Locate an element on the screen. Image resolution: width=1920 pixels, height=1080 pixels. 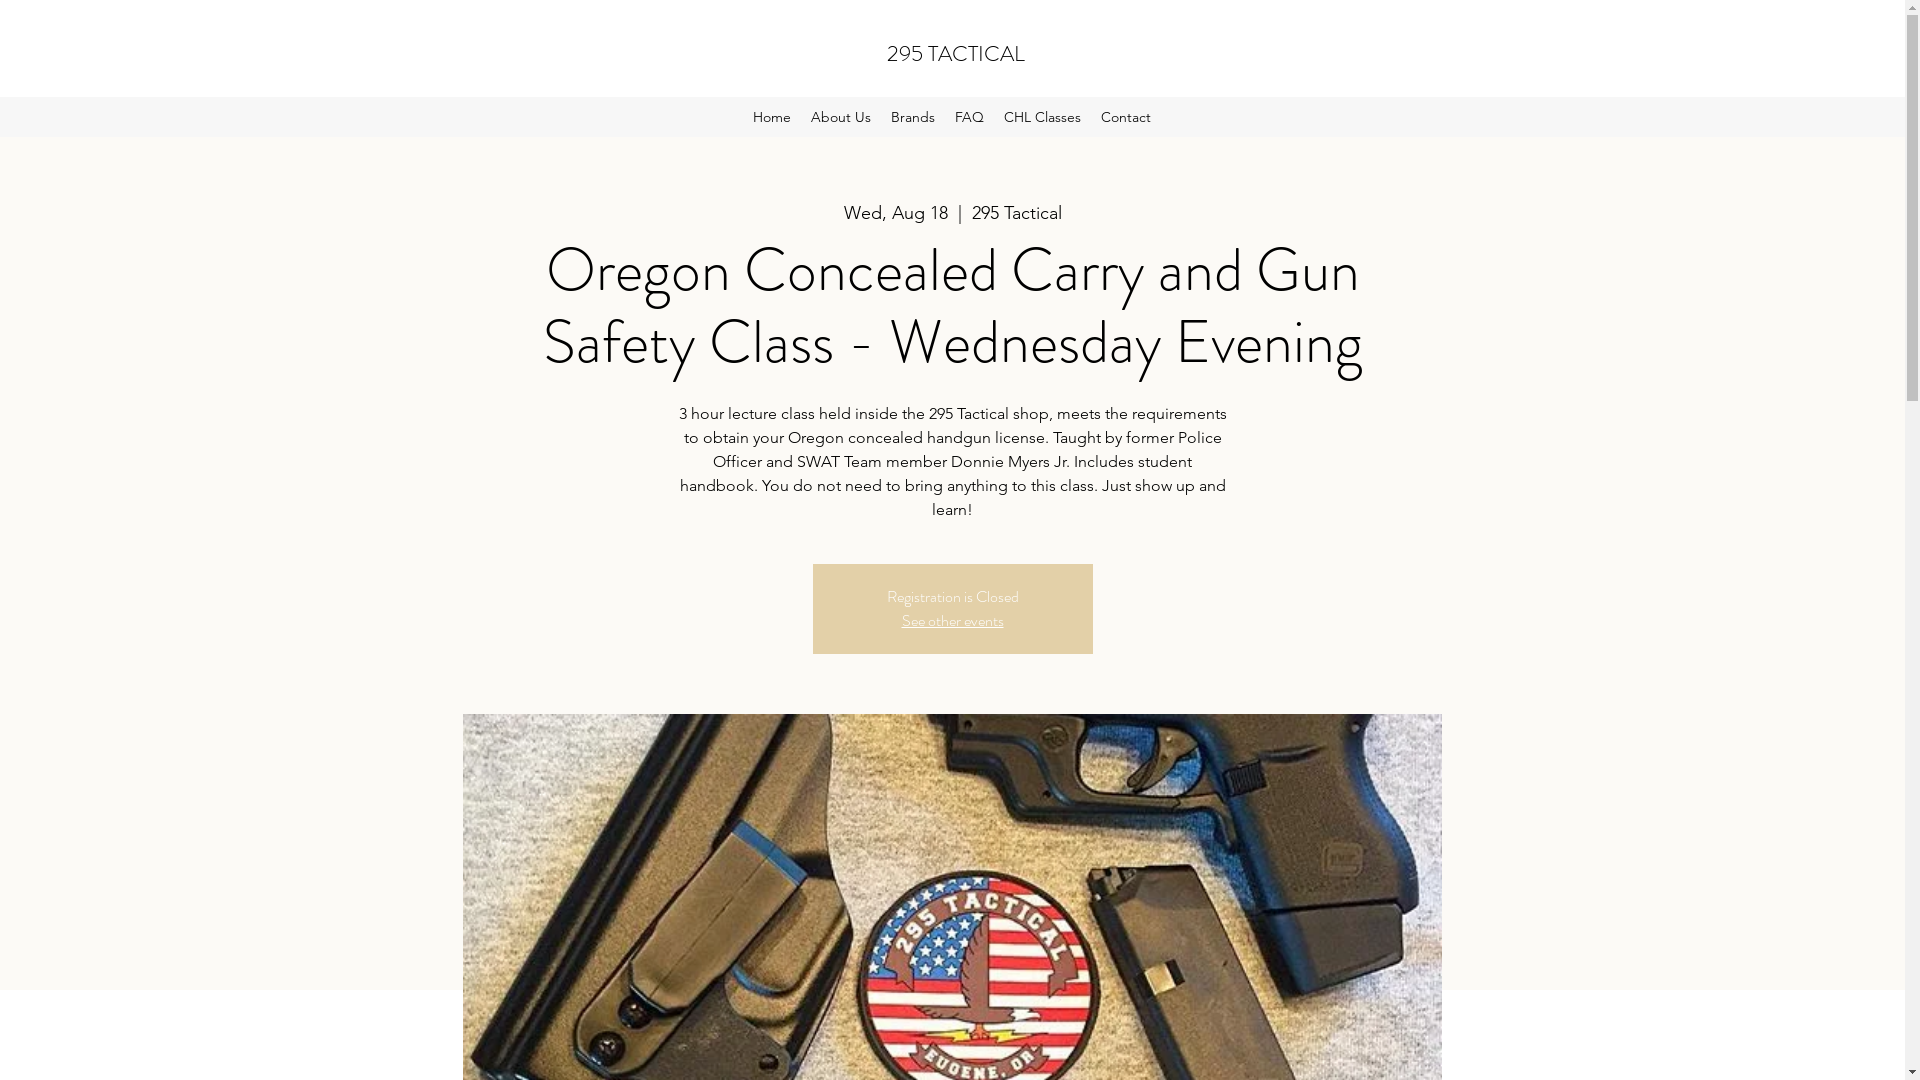
'Brands' is located at coordinates (911, 116).